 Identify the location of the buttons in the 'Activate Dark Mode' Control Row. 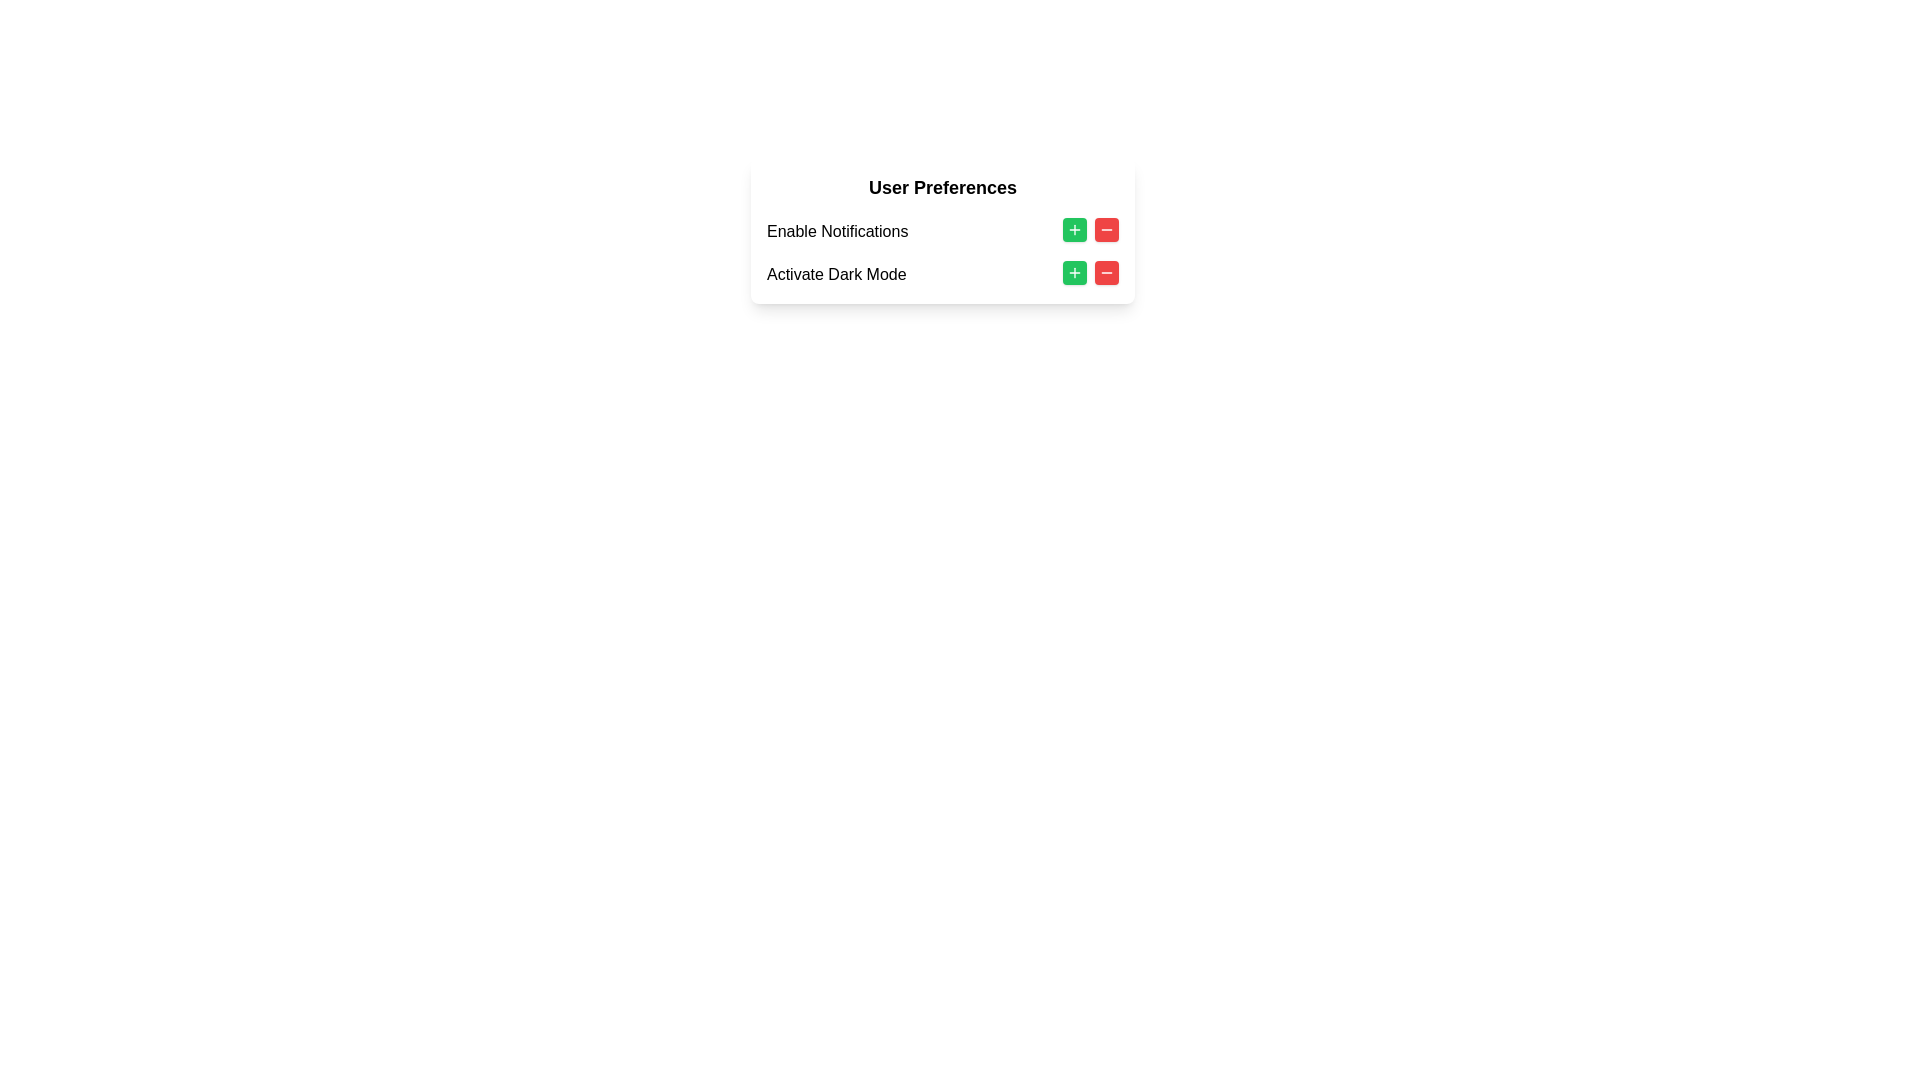
(941, 274).